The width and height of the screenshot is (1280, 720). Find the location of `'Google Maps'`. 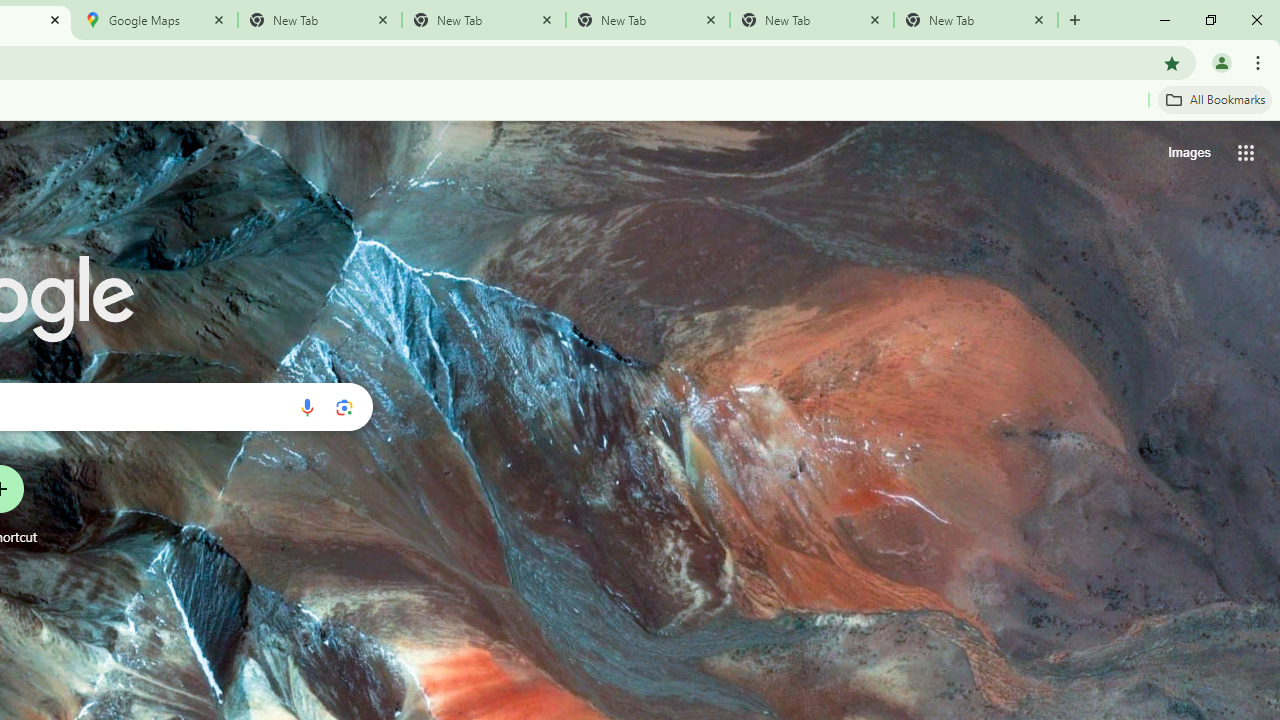

'Google Maps' is located at coordinates (155, 20).